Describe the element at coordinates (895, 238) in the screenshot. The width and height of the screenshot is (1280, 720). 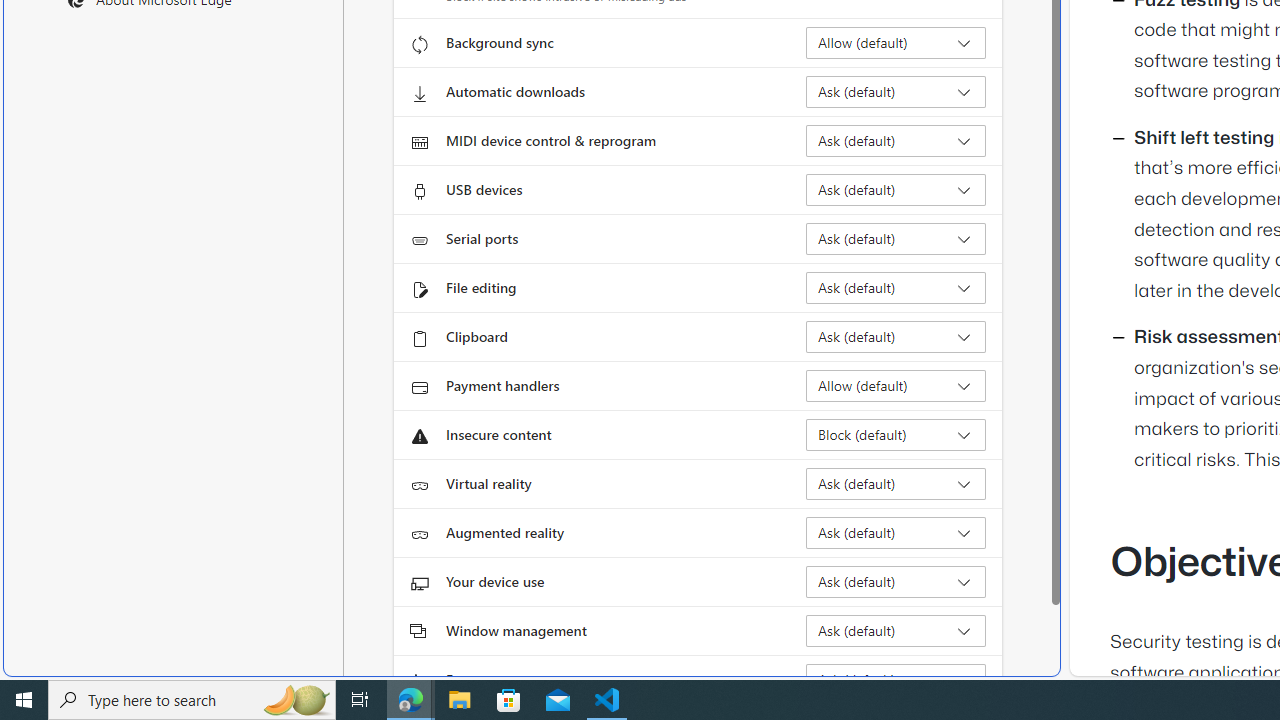
I see `'Serial ports Ask (default)'` at that location.